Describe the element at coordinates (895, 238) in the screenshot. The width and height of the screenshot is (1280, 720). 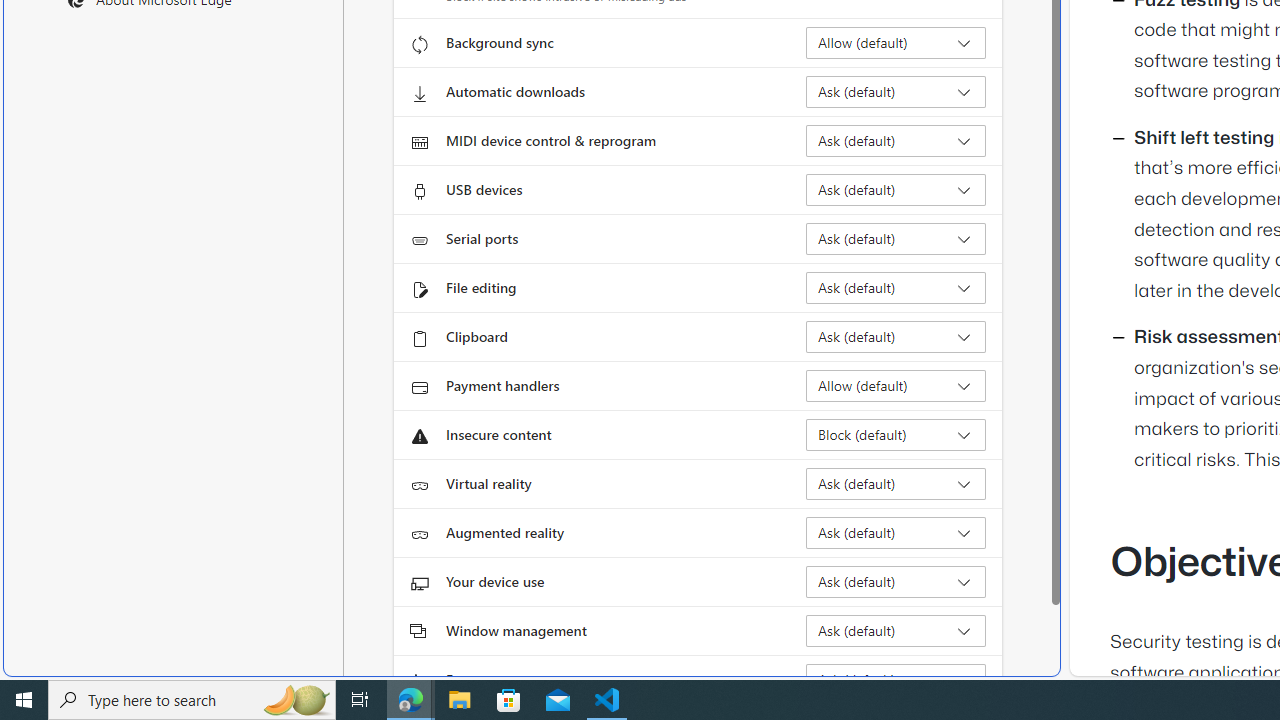
I see `'Serial ports Ask (default)'` at that location.